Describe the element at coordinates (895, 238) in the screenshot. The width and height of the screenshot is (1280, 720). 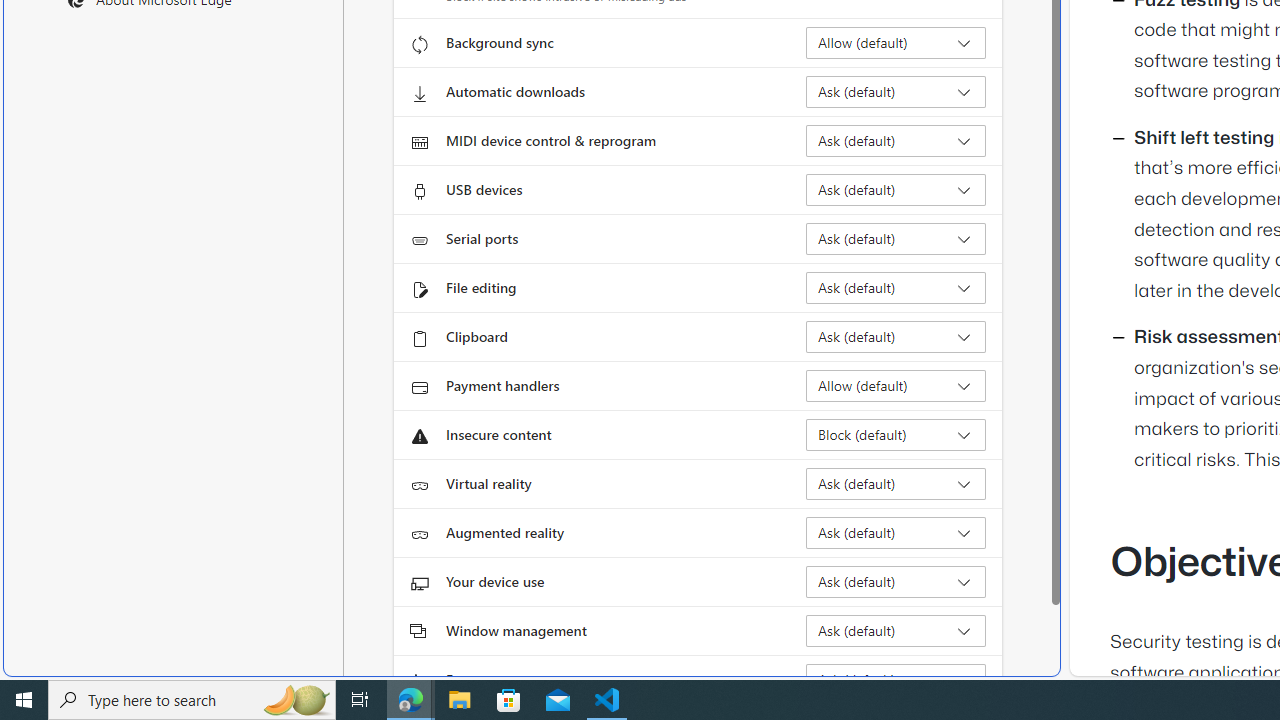
I see `'Serial ports Ask (default)'` at that location.